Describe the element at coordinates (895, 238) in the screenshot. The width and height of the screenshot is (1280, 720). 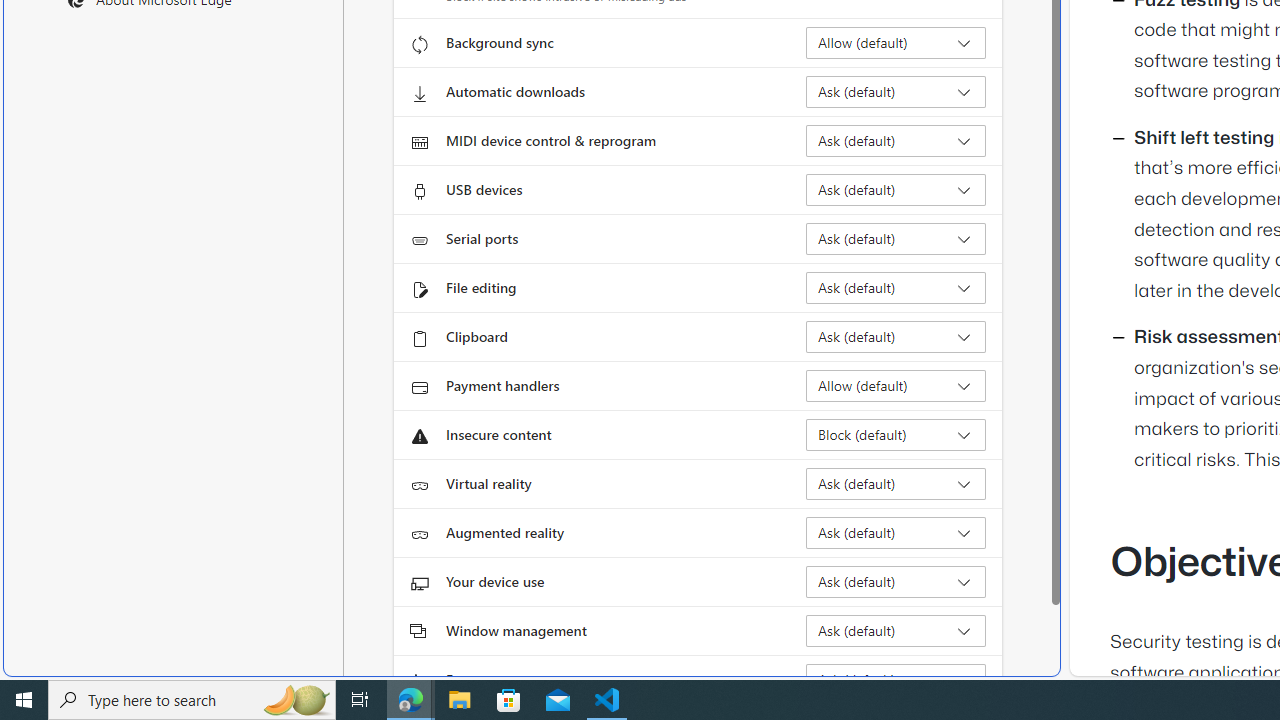
I see `'Serial ports Ask (default)'` at that location.